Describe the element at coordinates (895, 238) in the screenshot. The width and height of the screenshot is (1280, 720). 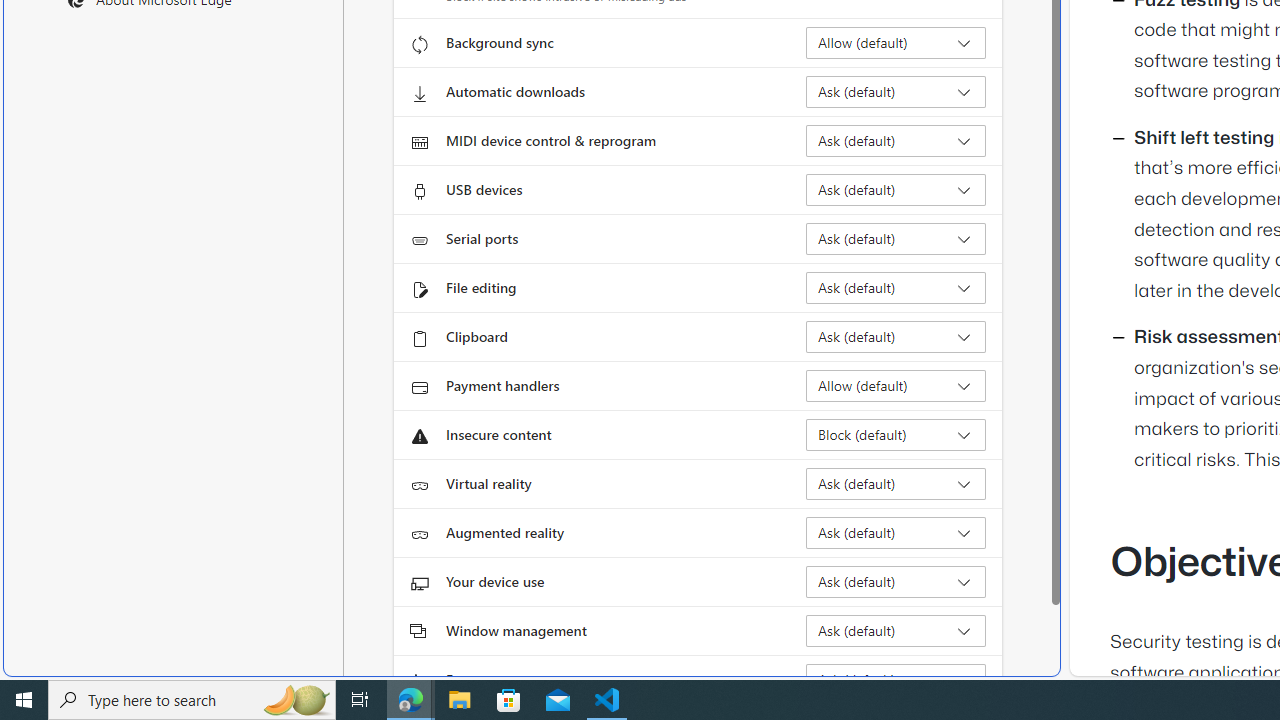
I see `'Serial ports Ask (default)'` at that location.